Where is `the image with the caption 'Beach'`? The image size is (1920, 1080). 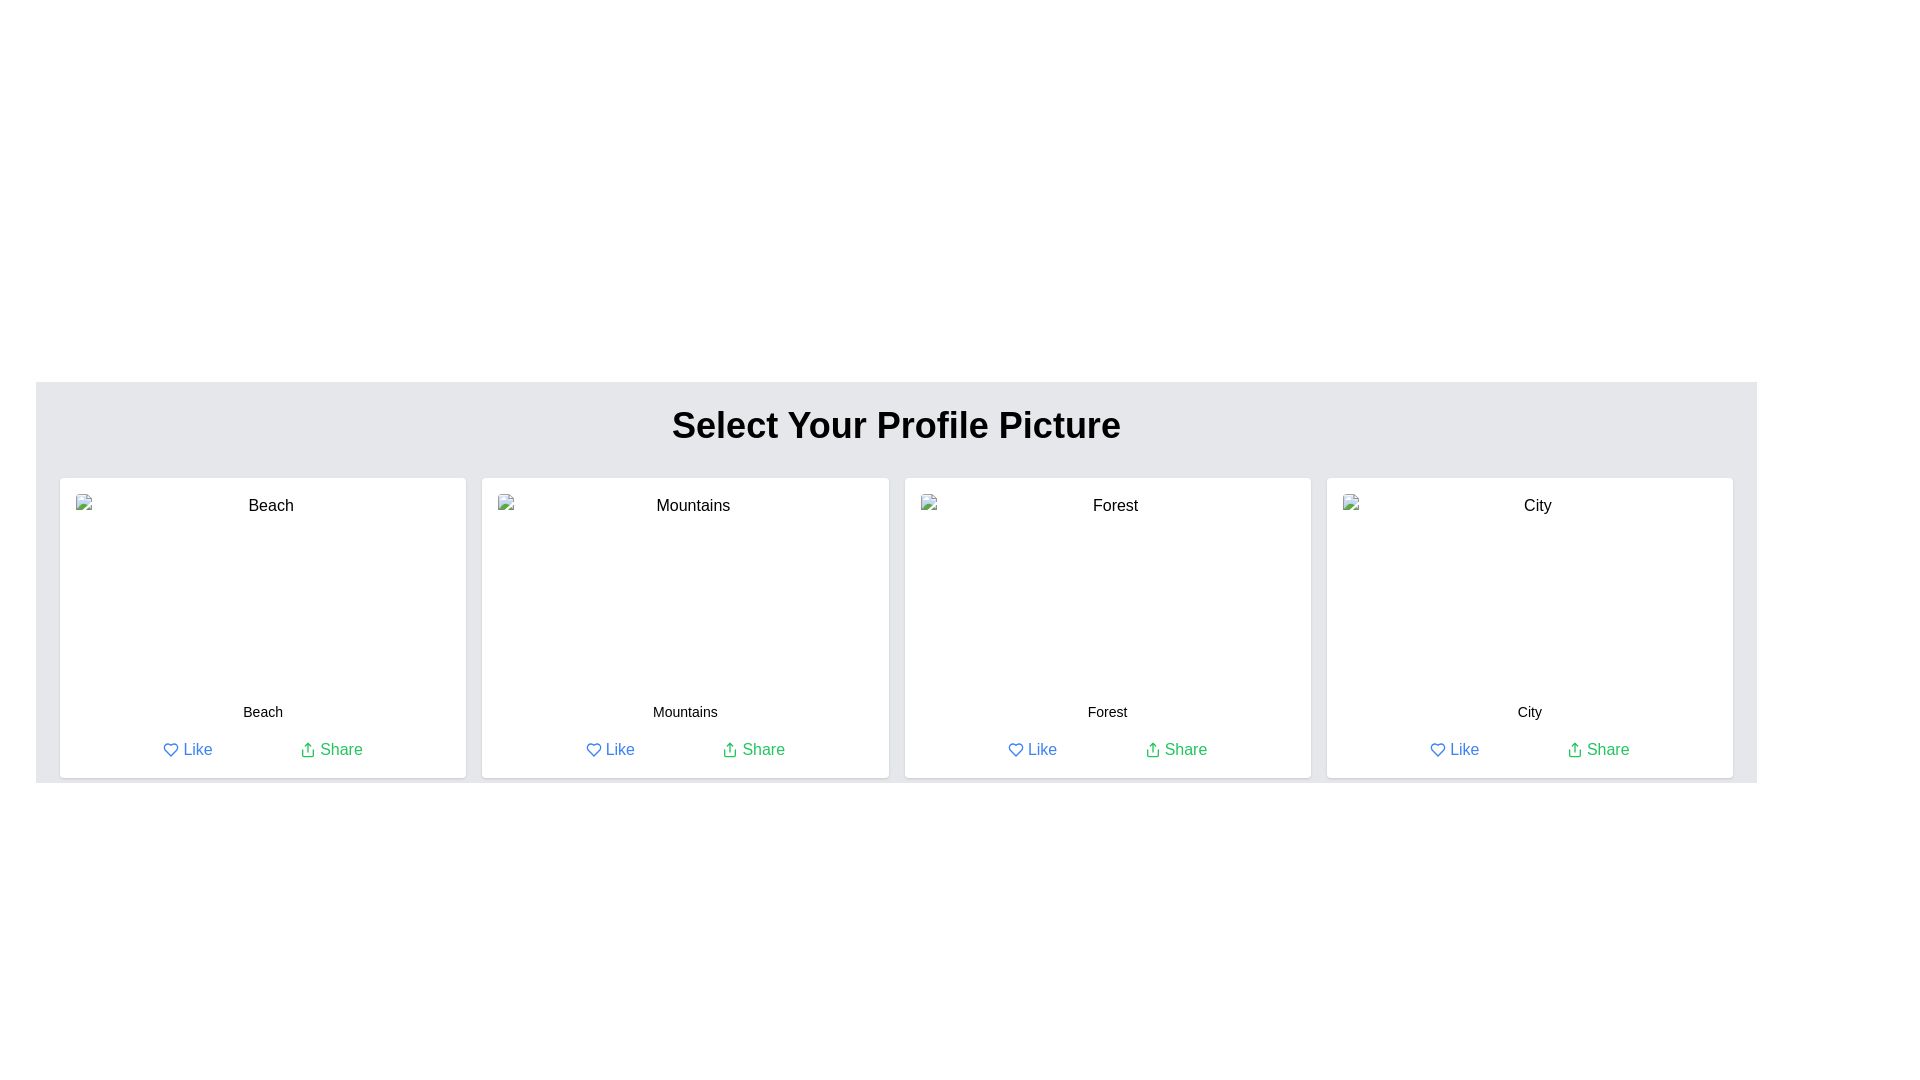
the image with the caption 'Beach' is located at coordinates (262, 589).